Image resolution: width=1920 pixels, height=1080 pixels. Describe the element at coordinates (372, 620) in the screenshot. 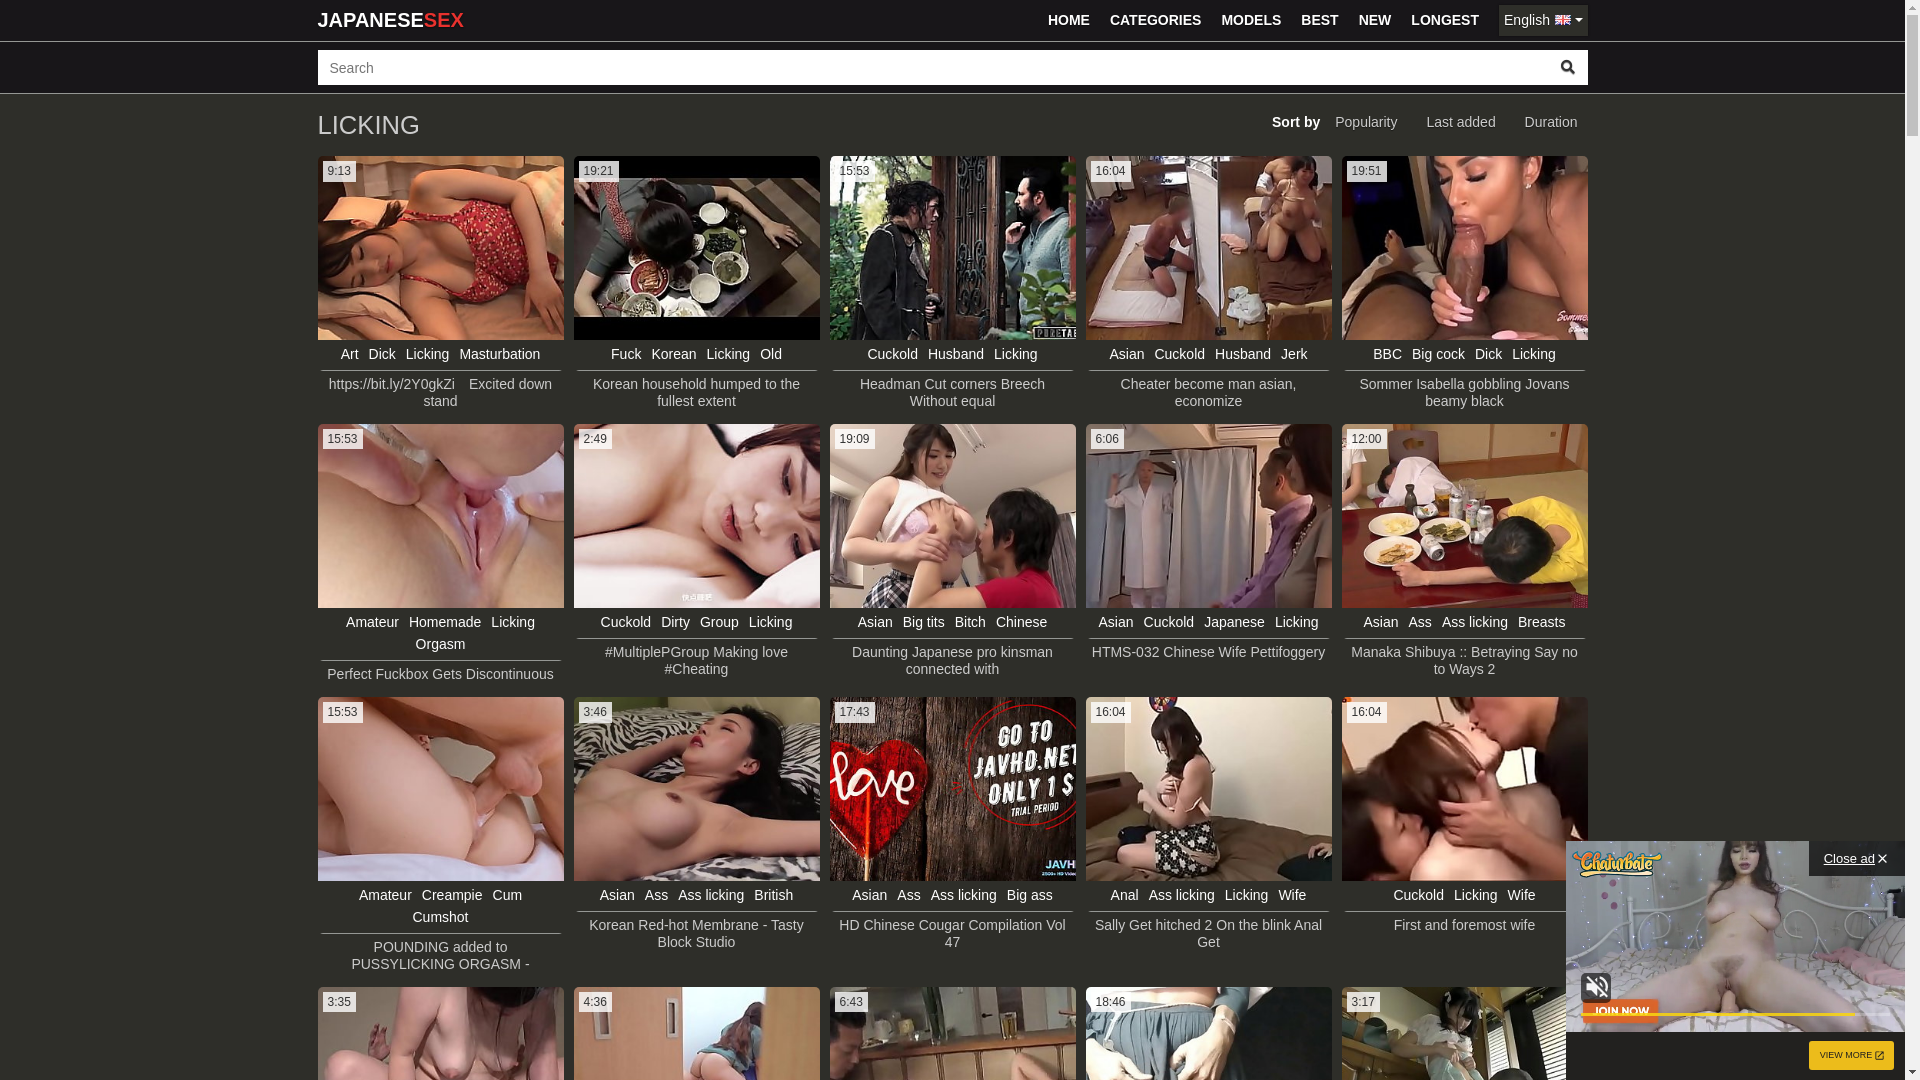

I see `'Amateur'` at that location.